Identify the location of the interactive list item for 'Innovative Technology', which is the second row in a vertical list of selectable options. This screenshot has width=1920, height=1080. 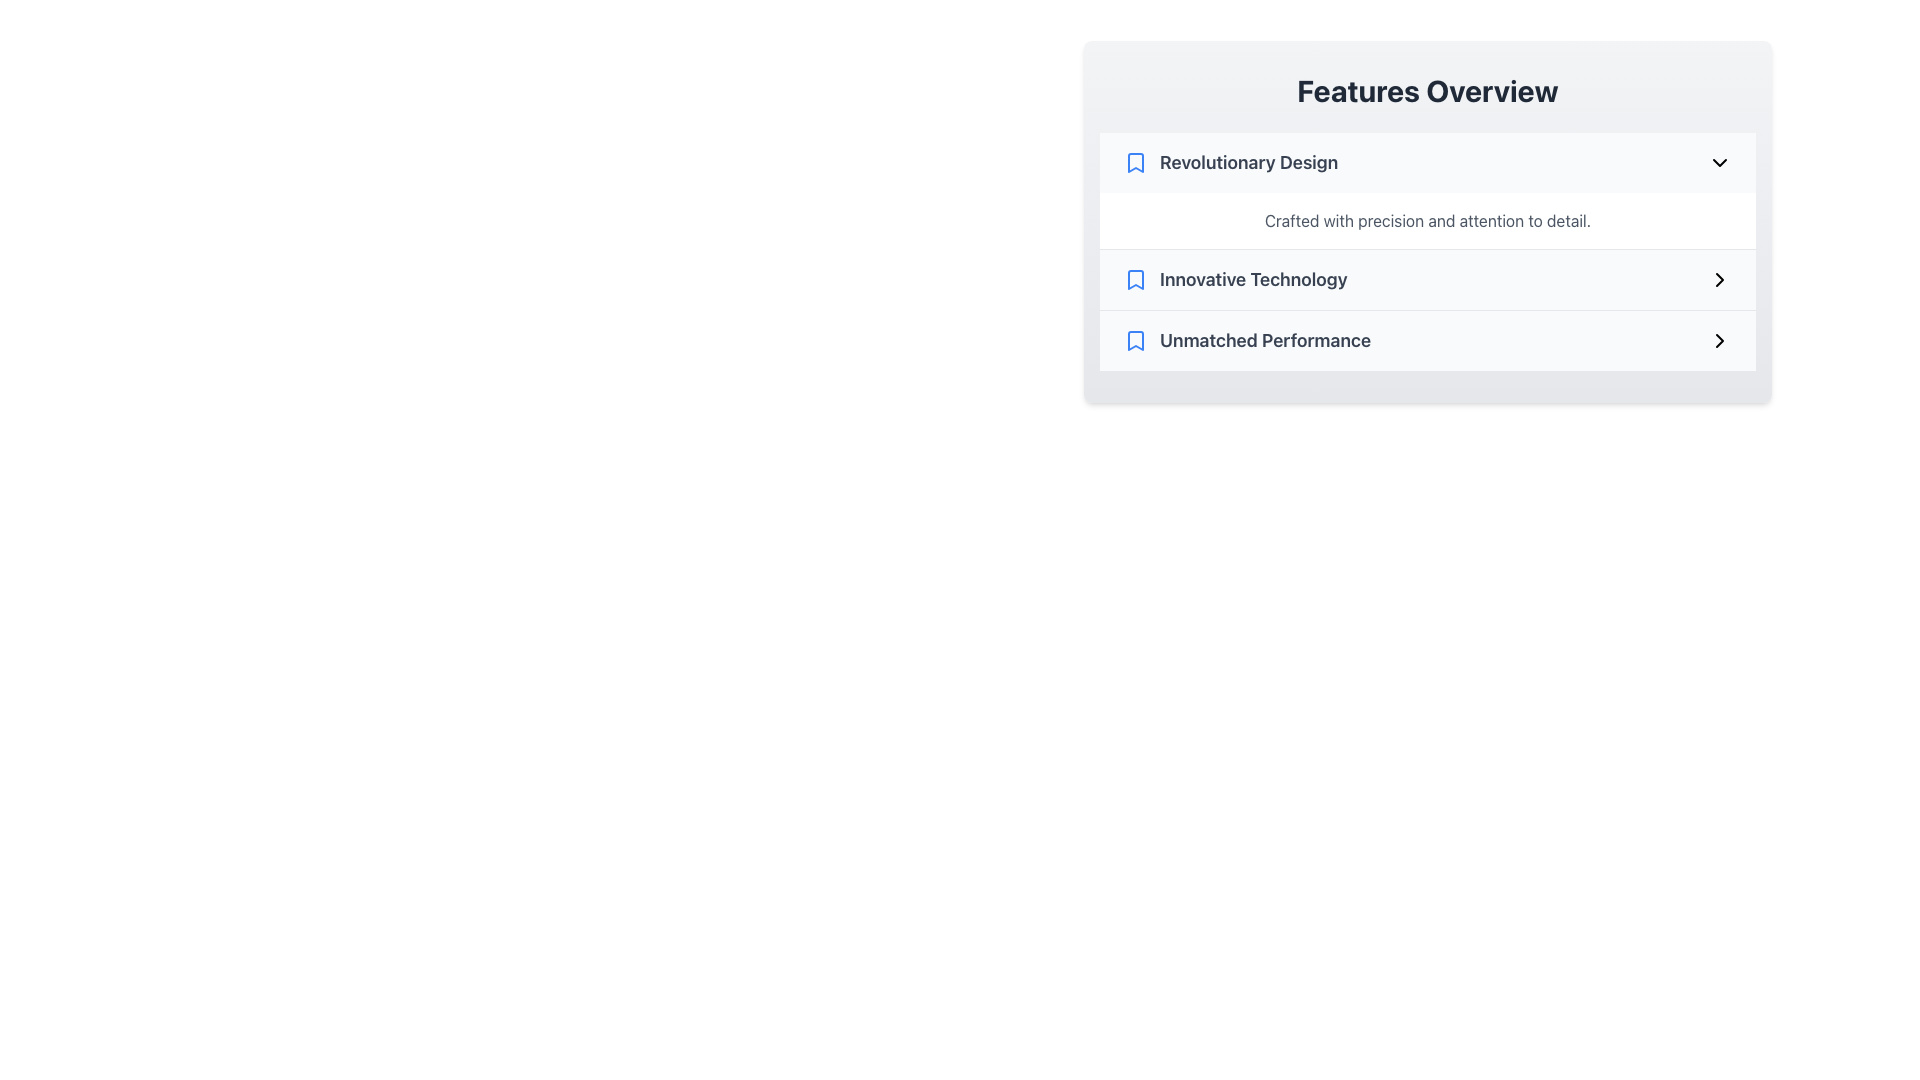
(1427, 280).